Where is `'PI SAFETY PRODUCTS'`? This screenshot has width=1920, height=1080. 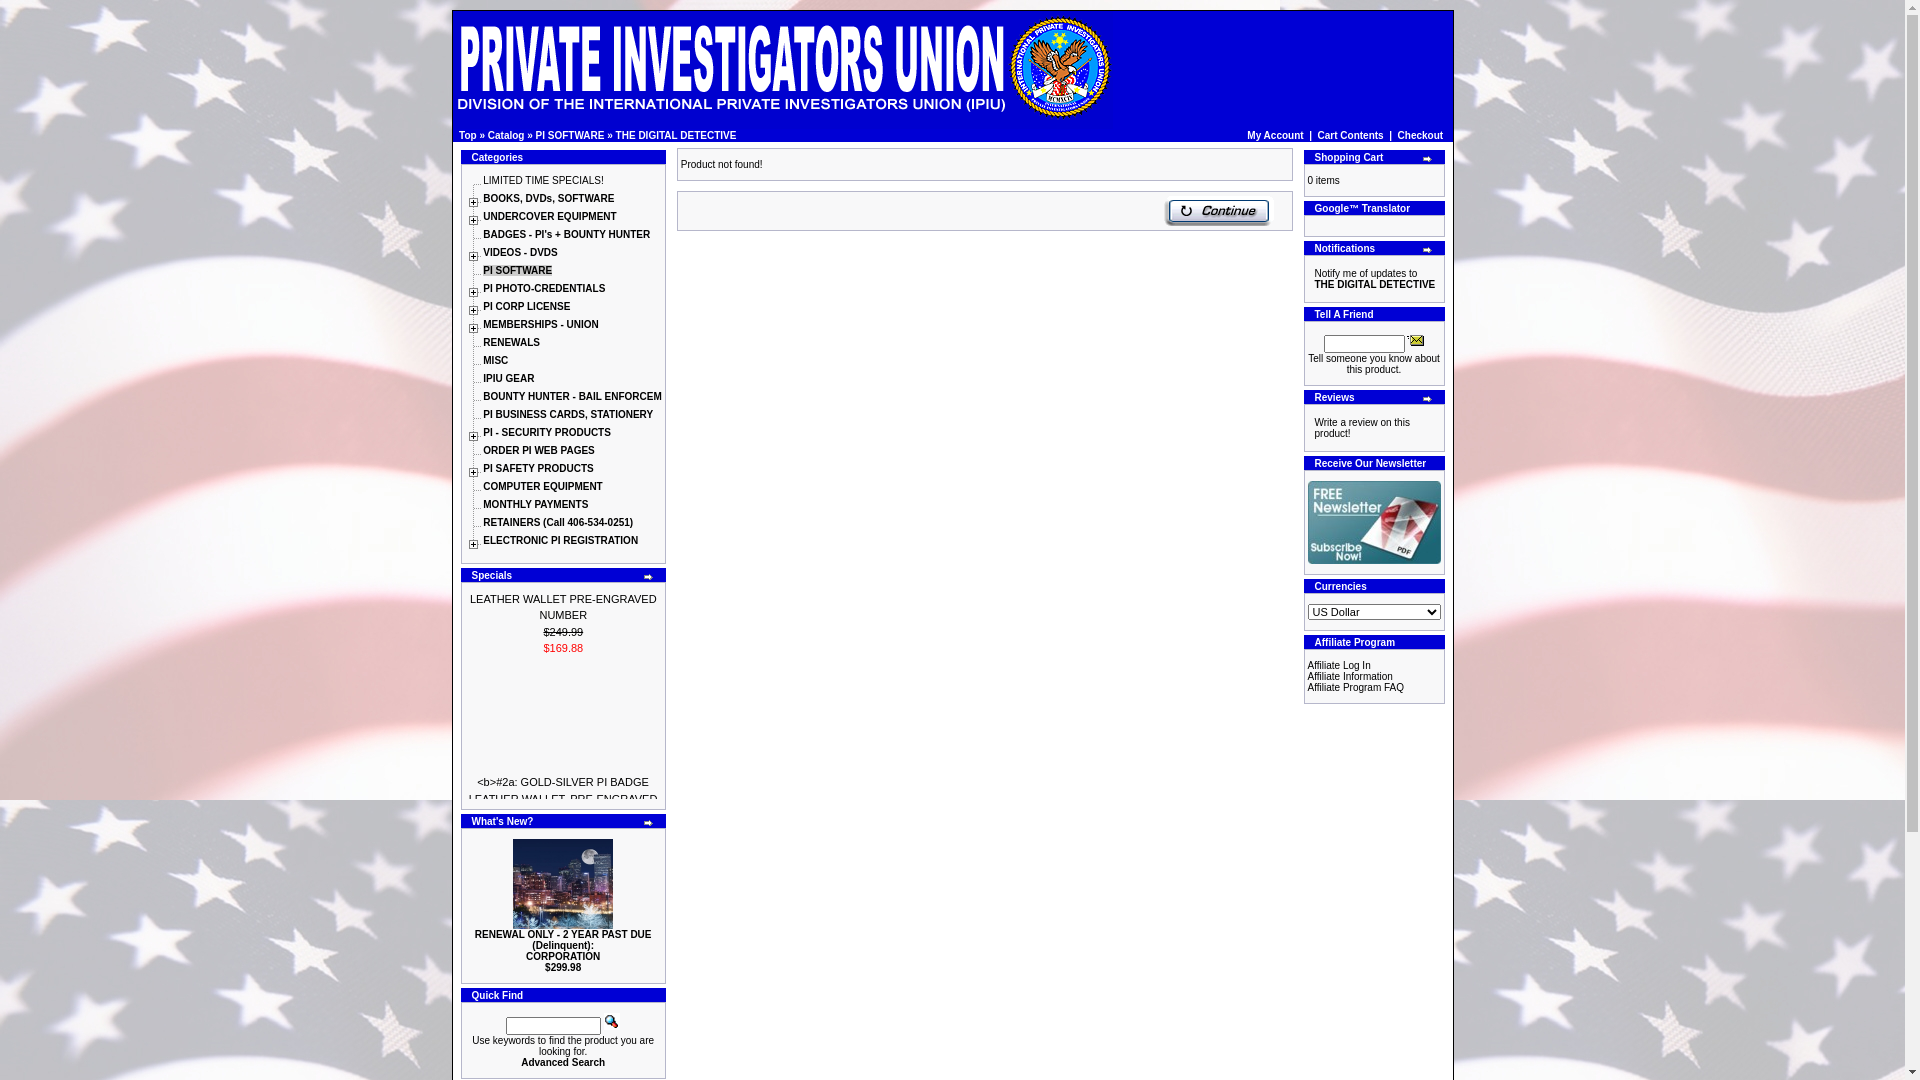
'PI SAFETY PRODUCTS' is located at coordinates (537, 468).